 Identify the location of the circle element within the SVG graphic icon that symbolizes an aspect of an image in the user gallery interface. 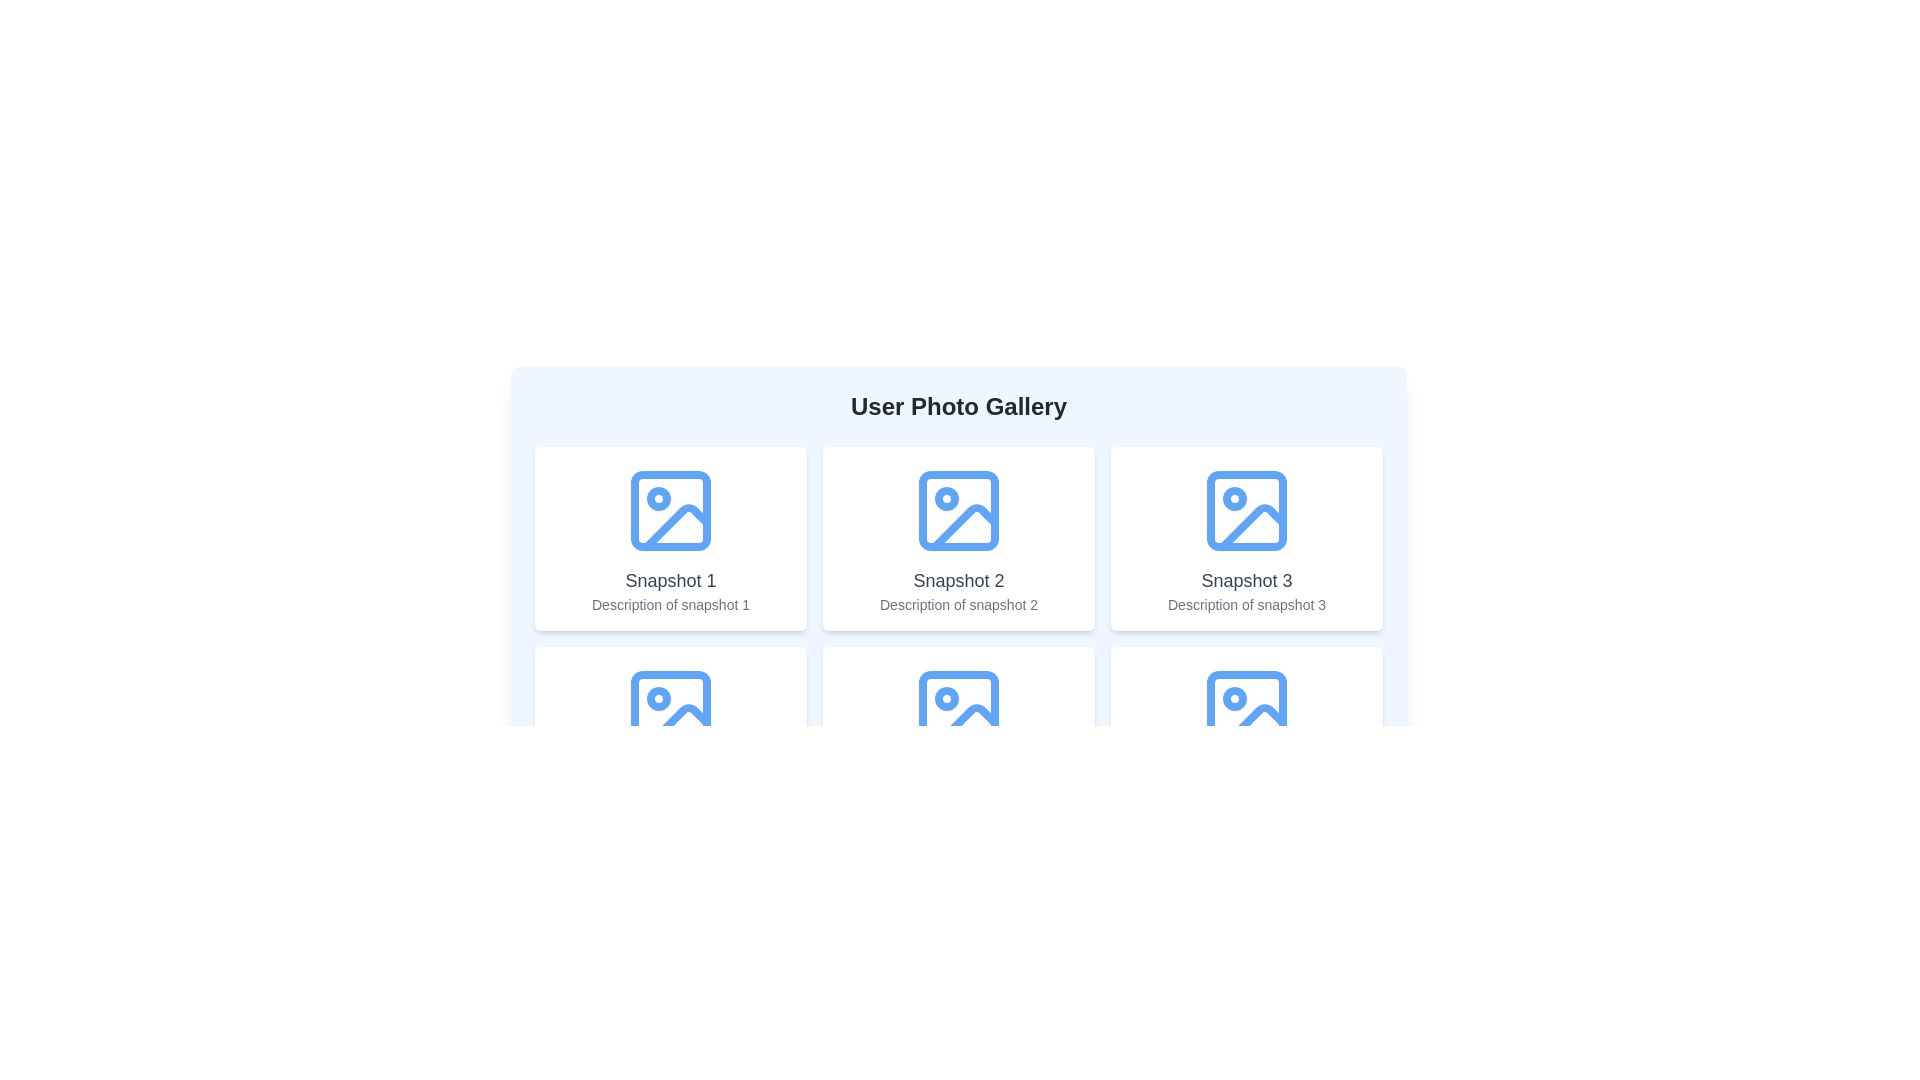
(658, 697).